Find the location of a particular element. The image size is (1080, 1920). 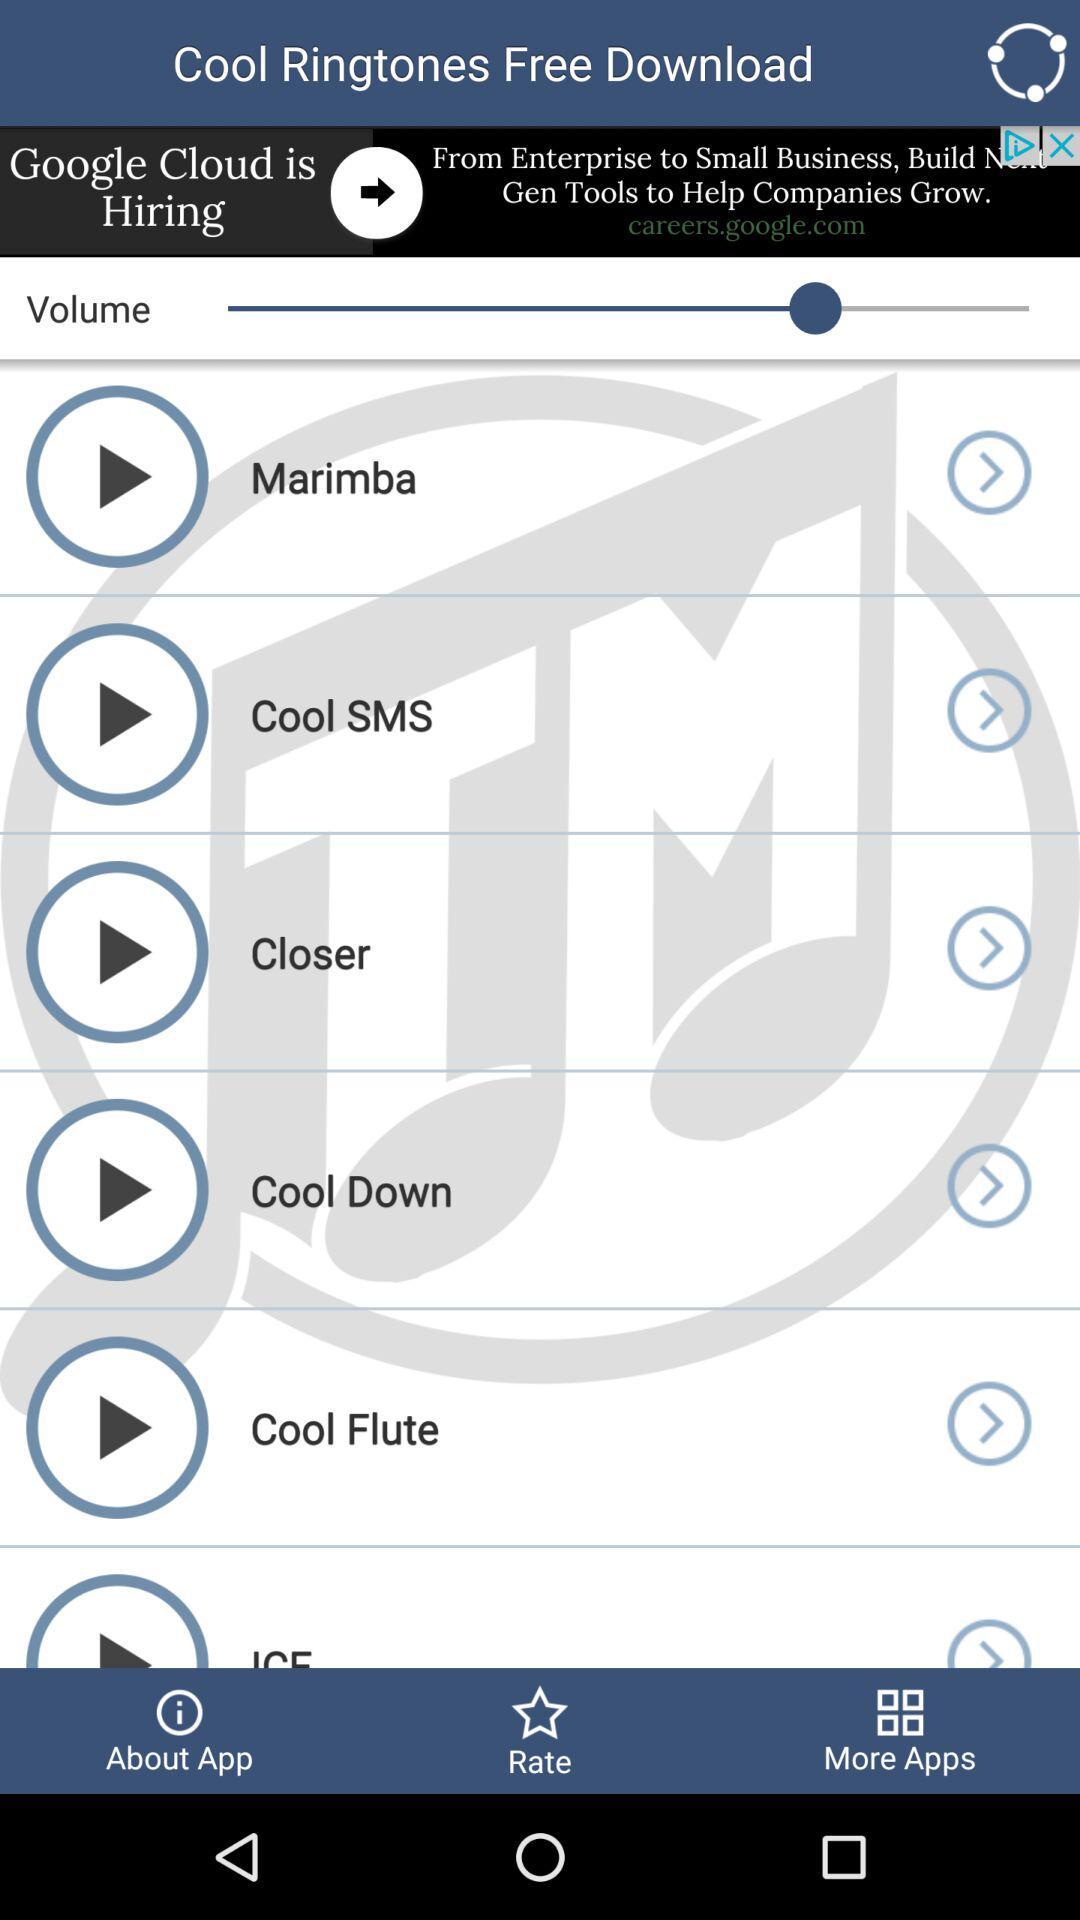

button is located at coordinates (987, 1189).